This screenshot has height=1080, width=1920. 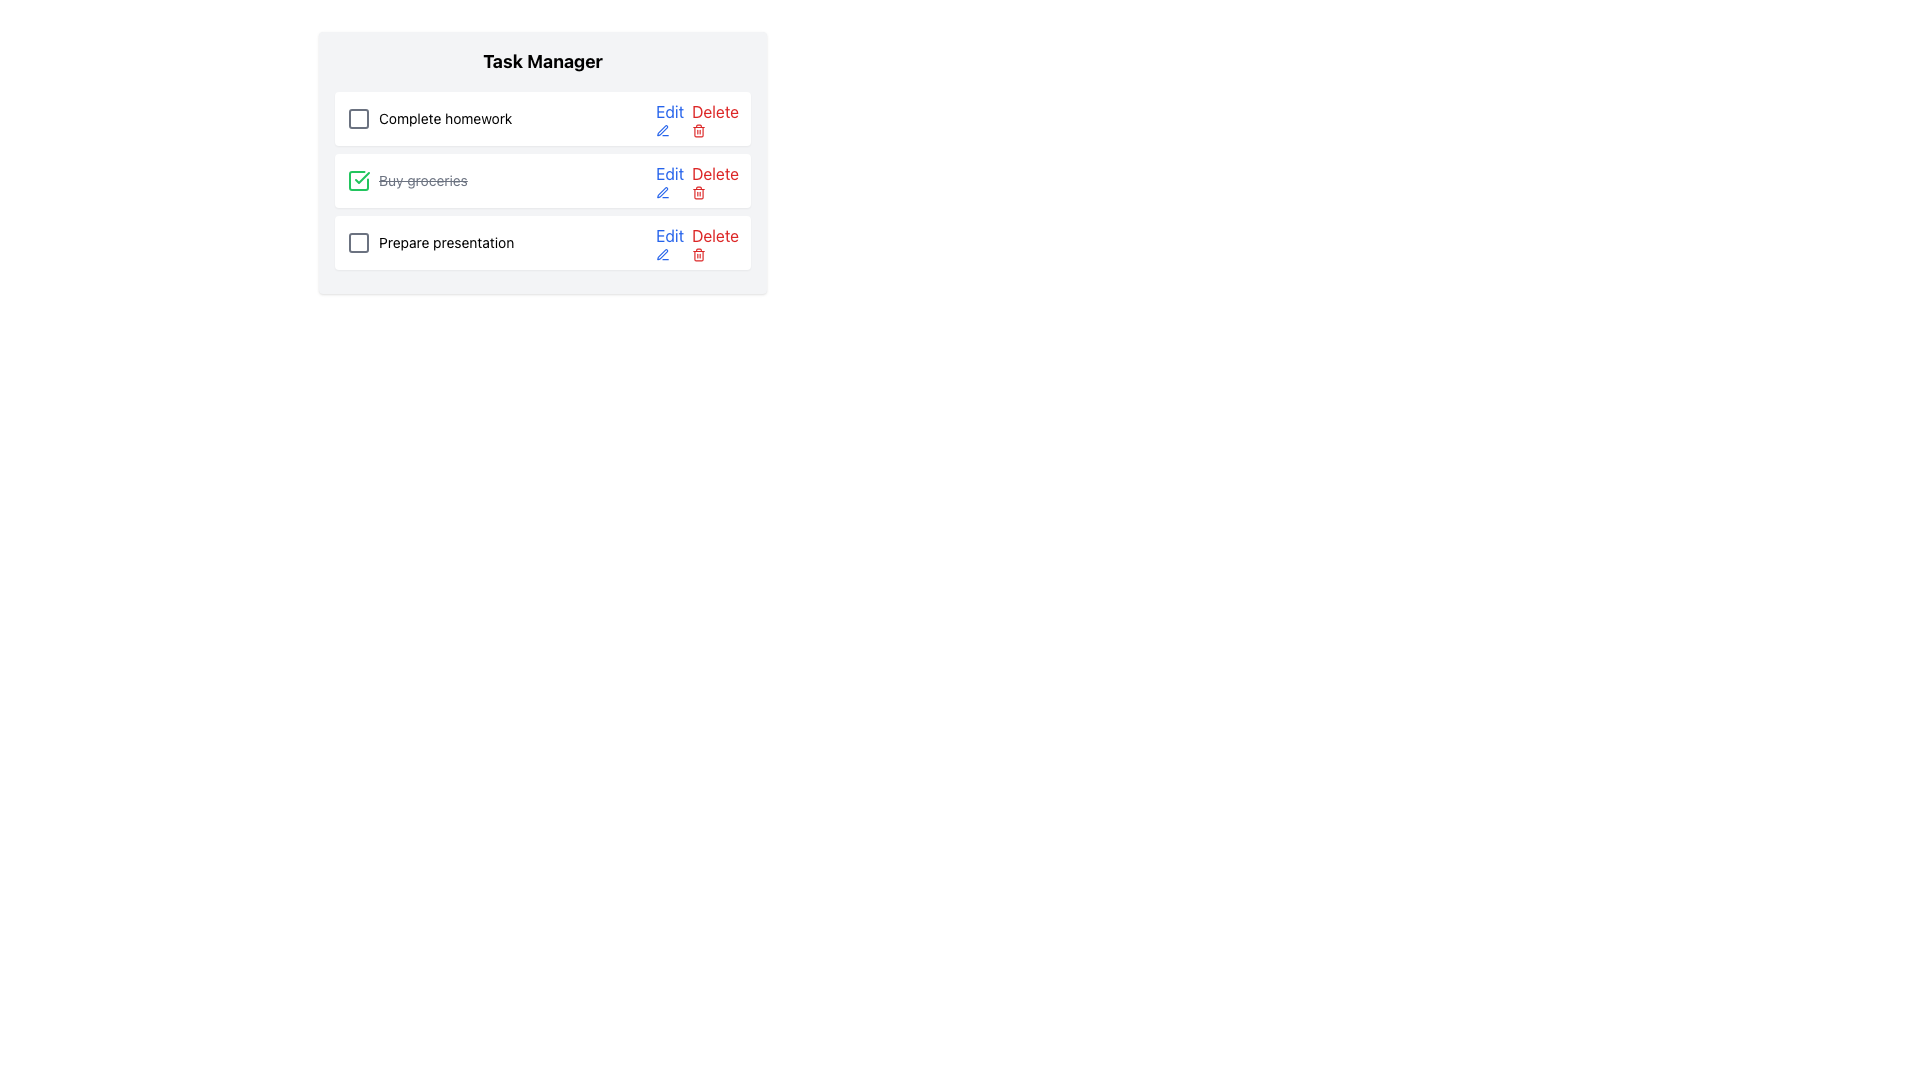 What do you see at coordinates (715, 242) in the screenshot?
I see `the 'Delete' button, which is styled in red with an underlined hover effect` at bounding box center [715, 242].